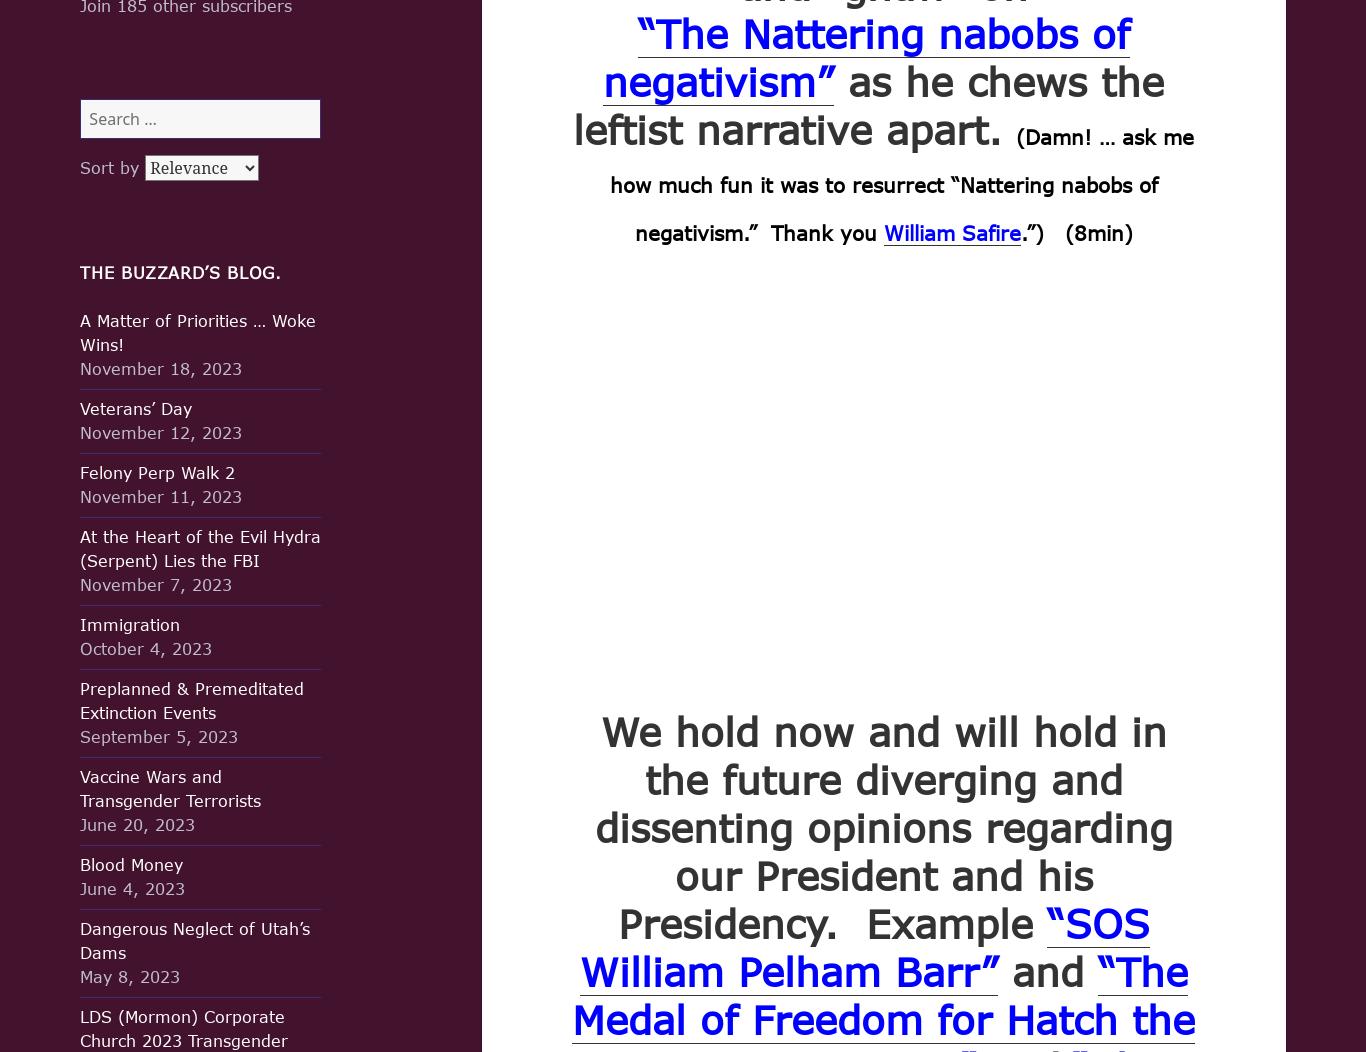 The height and width of the screenshot is (1052, 1366). What do you see at coordinates (80, 939) in the screenshot?
I see `'Dangerous Neglect of Utah’s Dams'` at bounding box center [80, 939].